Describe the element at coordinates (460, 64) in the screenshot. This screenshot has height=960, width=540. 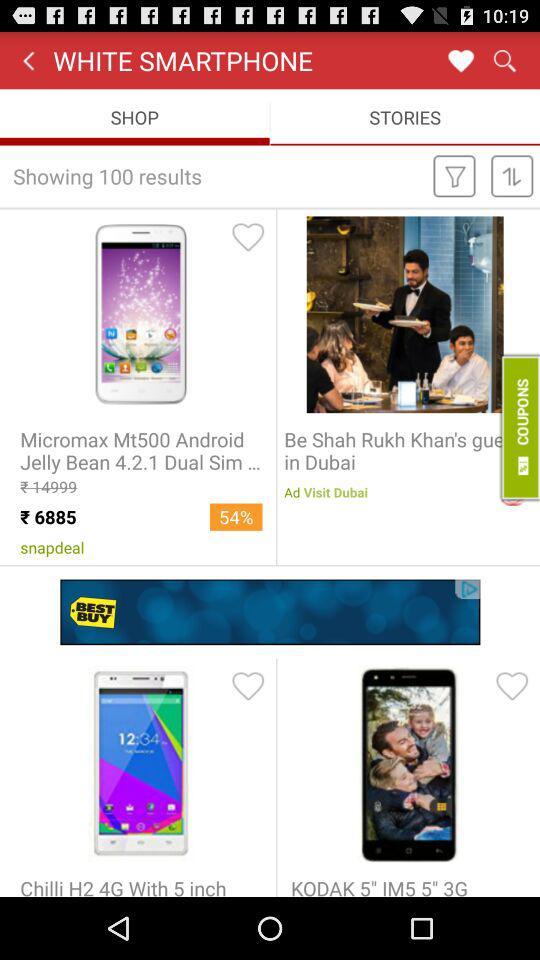
I see `the favorite icon` at that location.